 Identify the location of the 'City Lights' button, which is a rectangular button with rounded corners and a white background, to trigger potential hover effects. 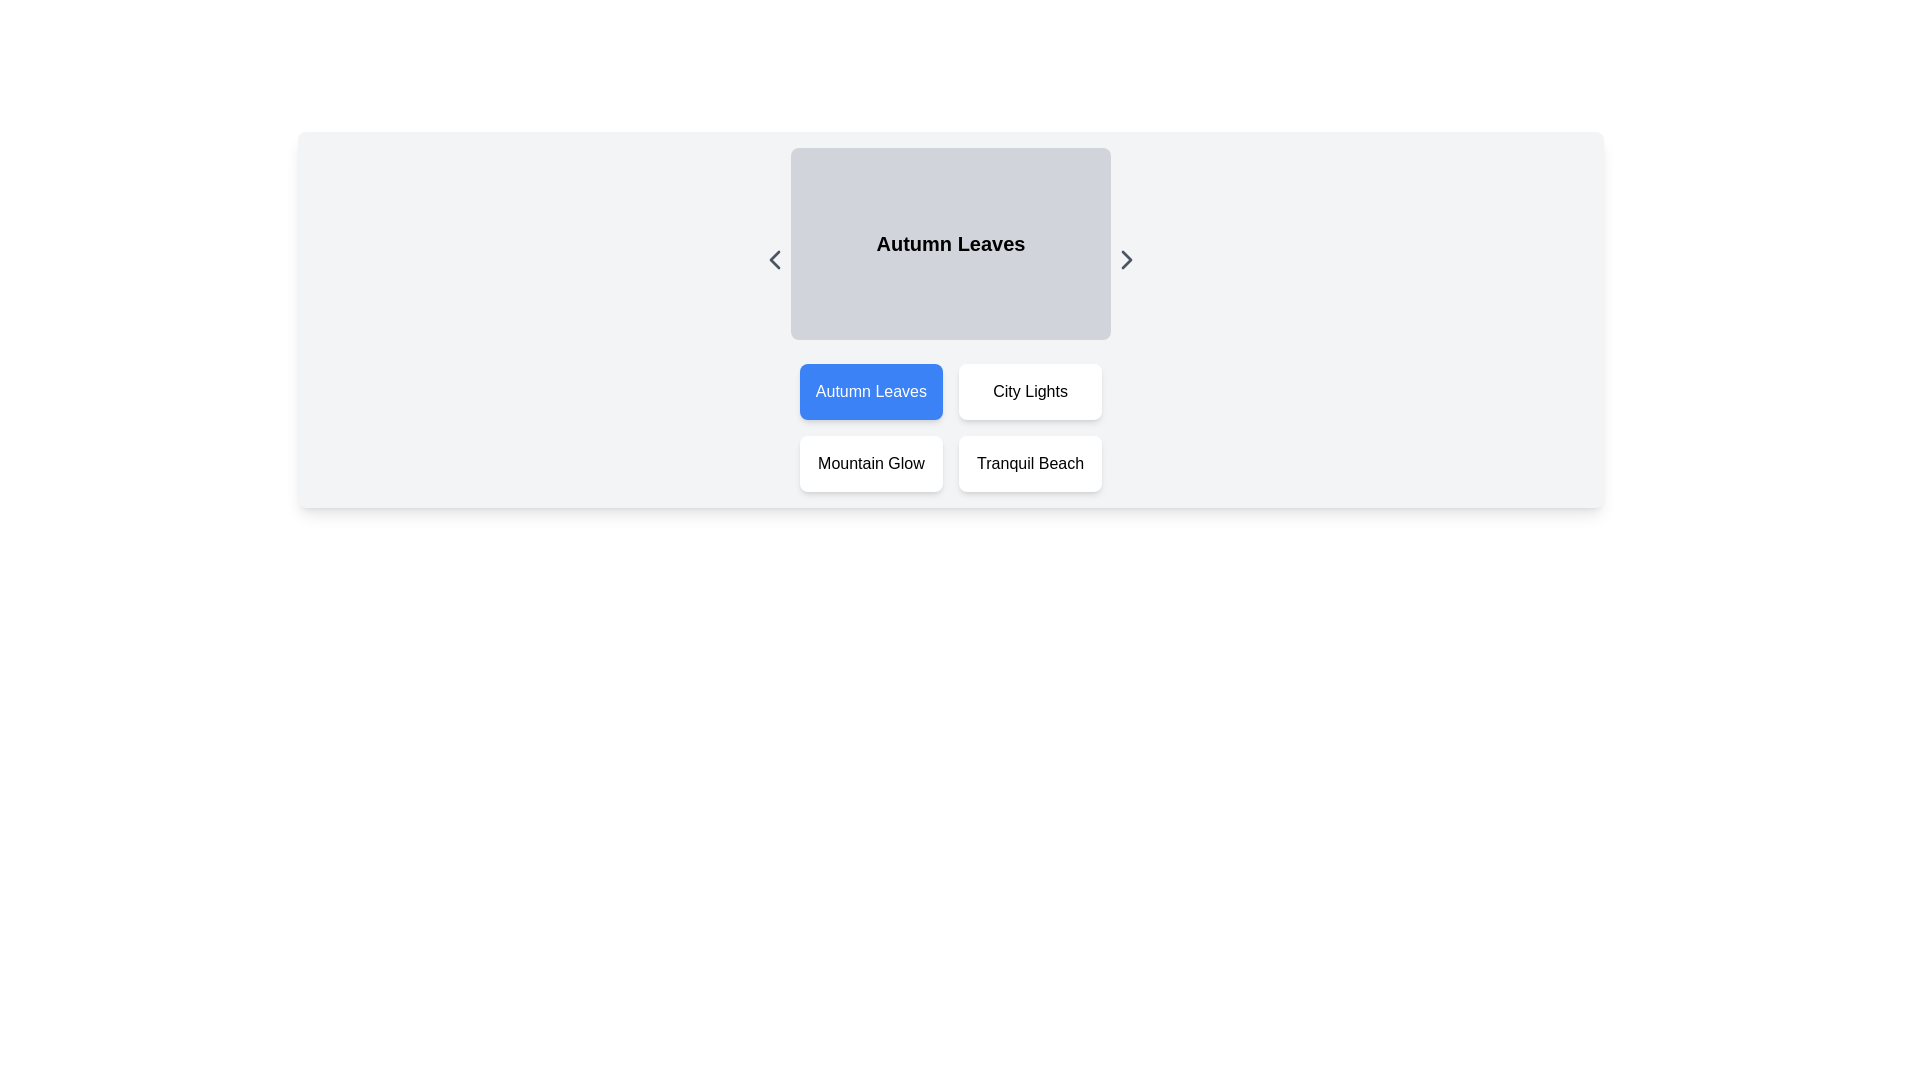
(1030, 392).